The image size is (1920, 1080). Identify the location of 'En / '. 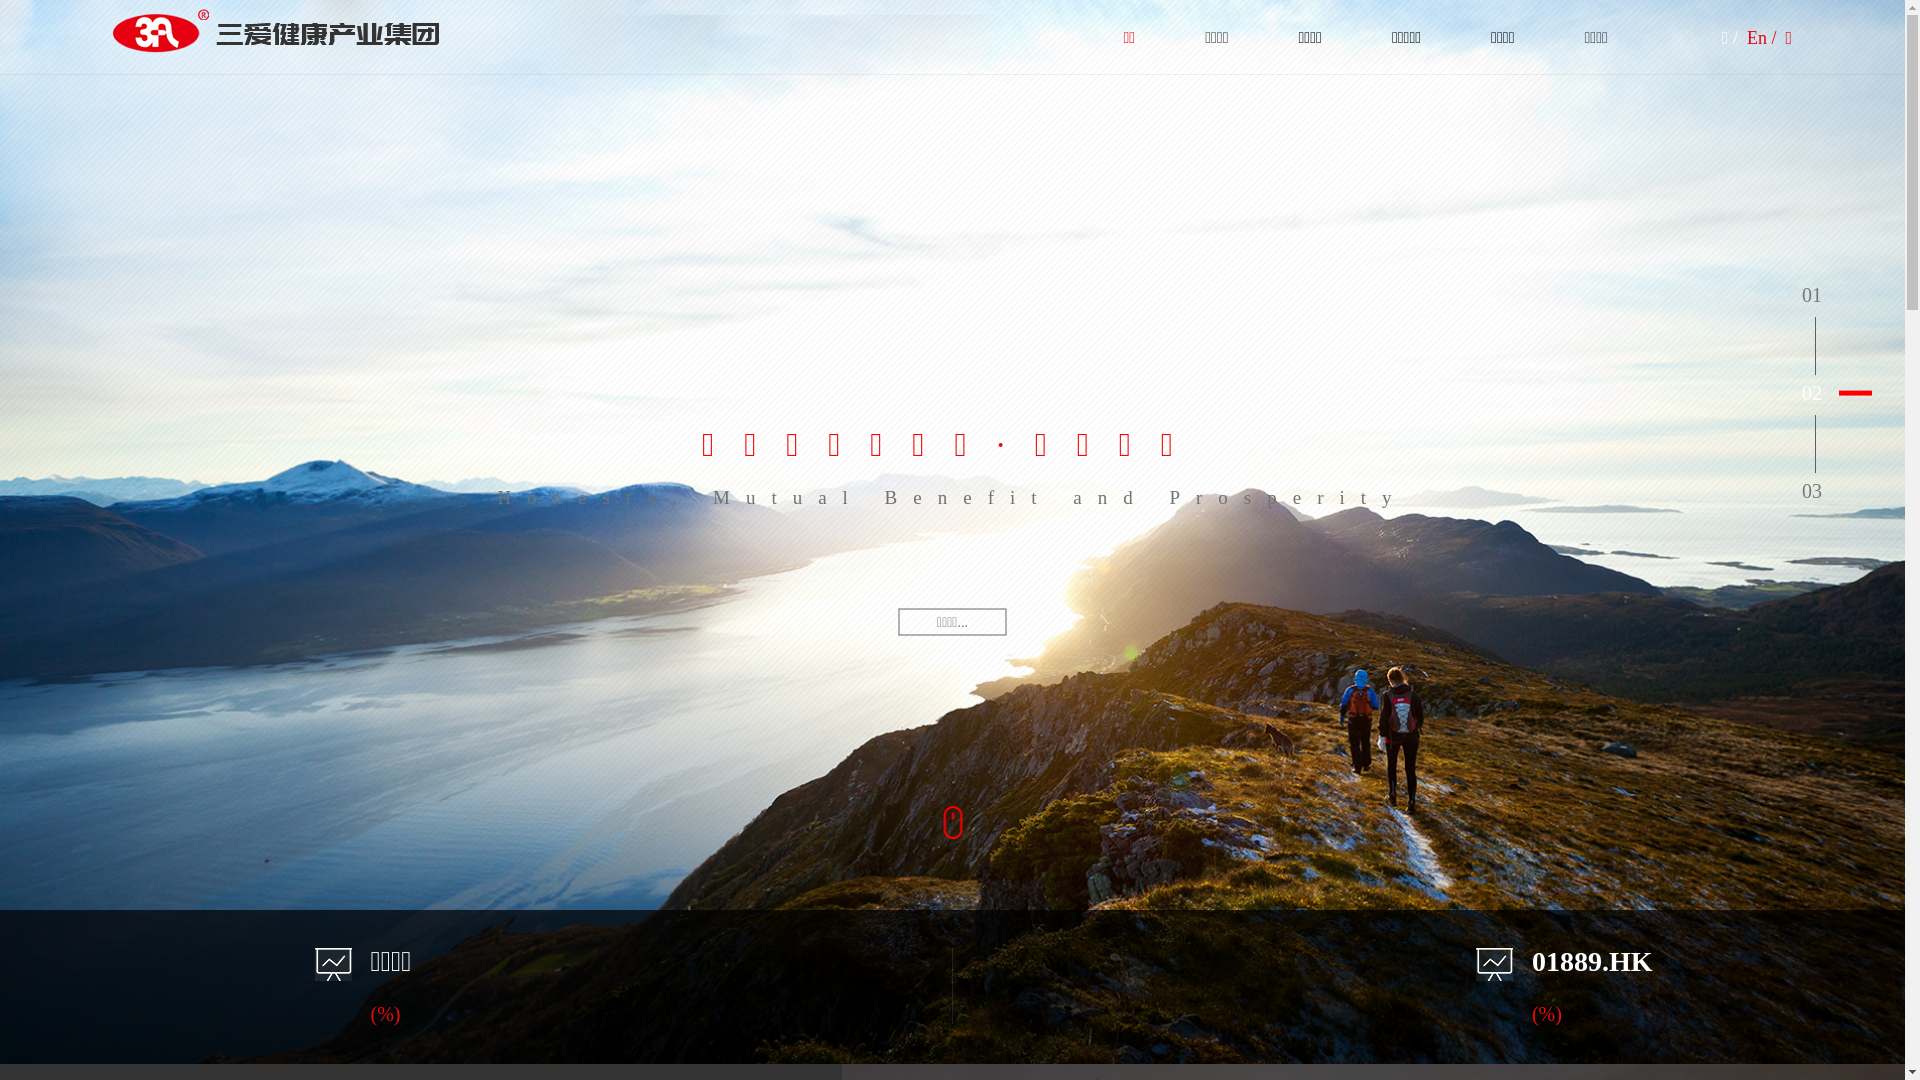
(1763, 38).